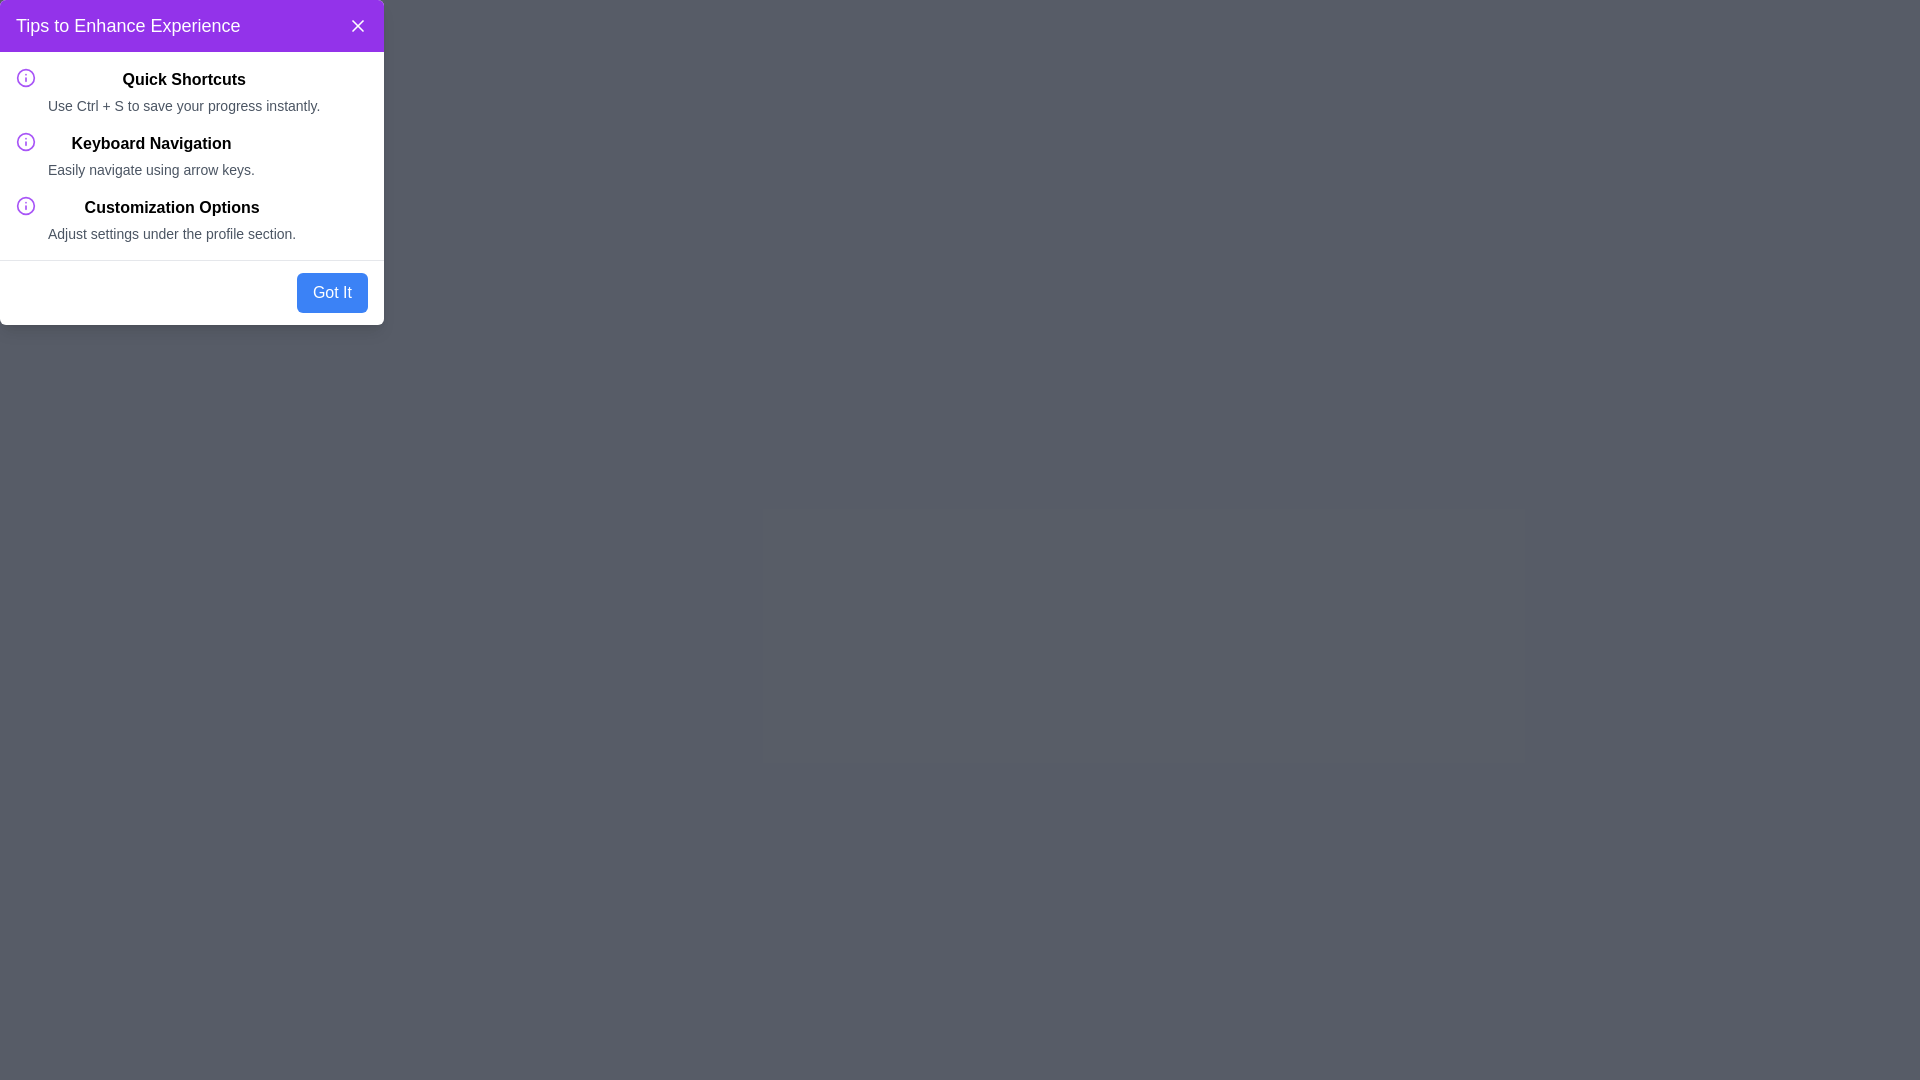 The height and width of the screenshot is (1080, 1920). I want to click on the text label 'Customization Options' which is bold and slightly larger, located in the modal dialog 'Tips to Enhance Experience', so click(172, 208).